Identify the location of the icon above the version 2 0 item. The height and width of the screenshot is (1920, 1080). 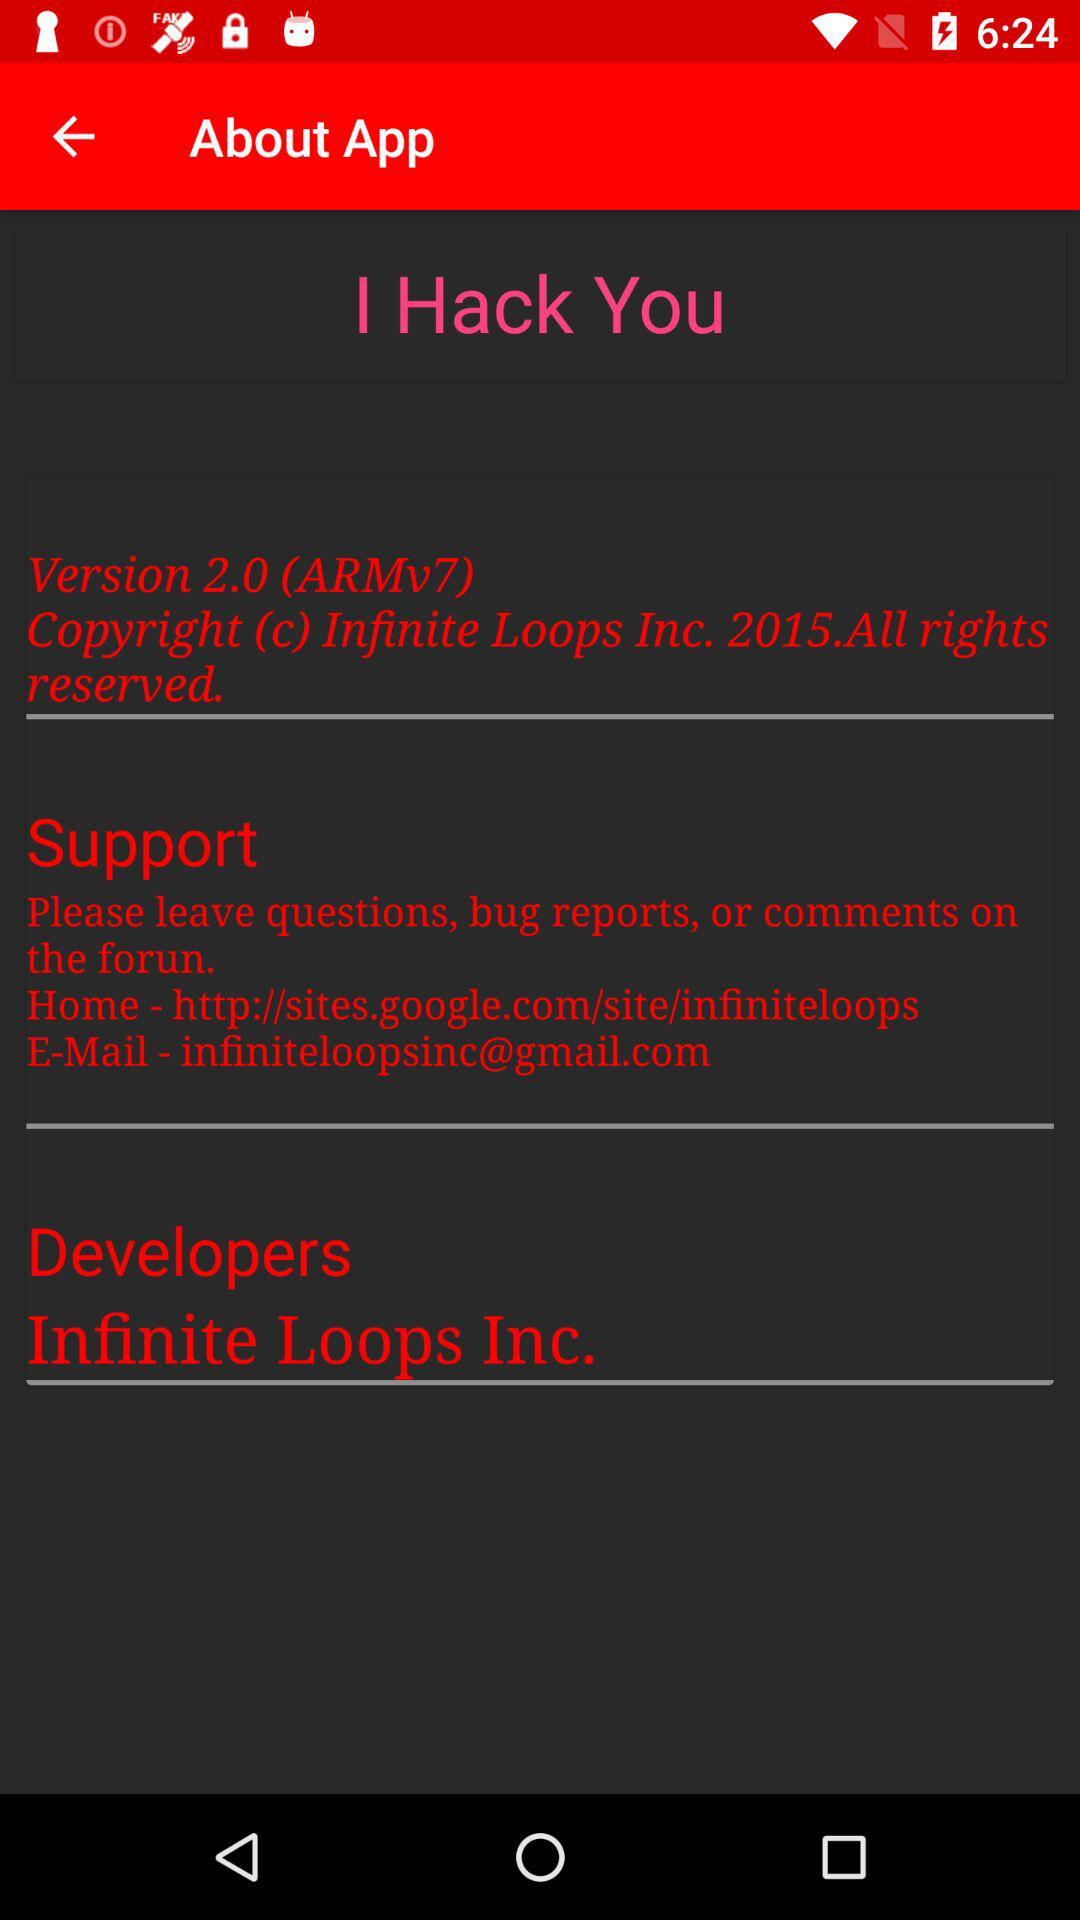
(72, 135).